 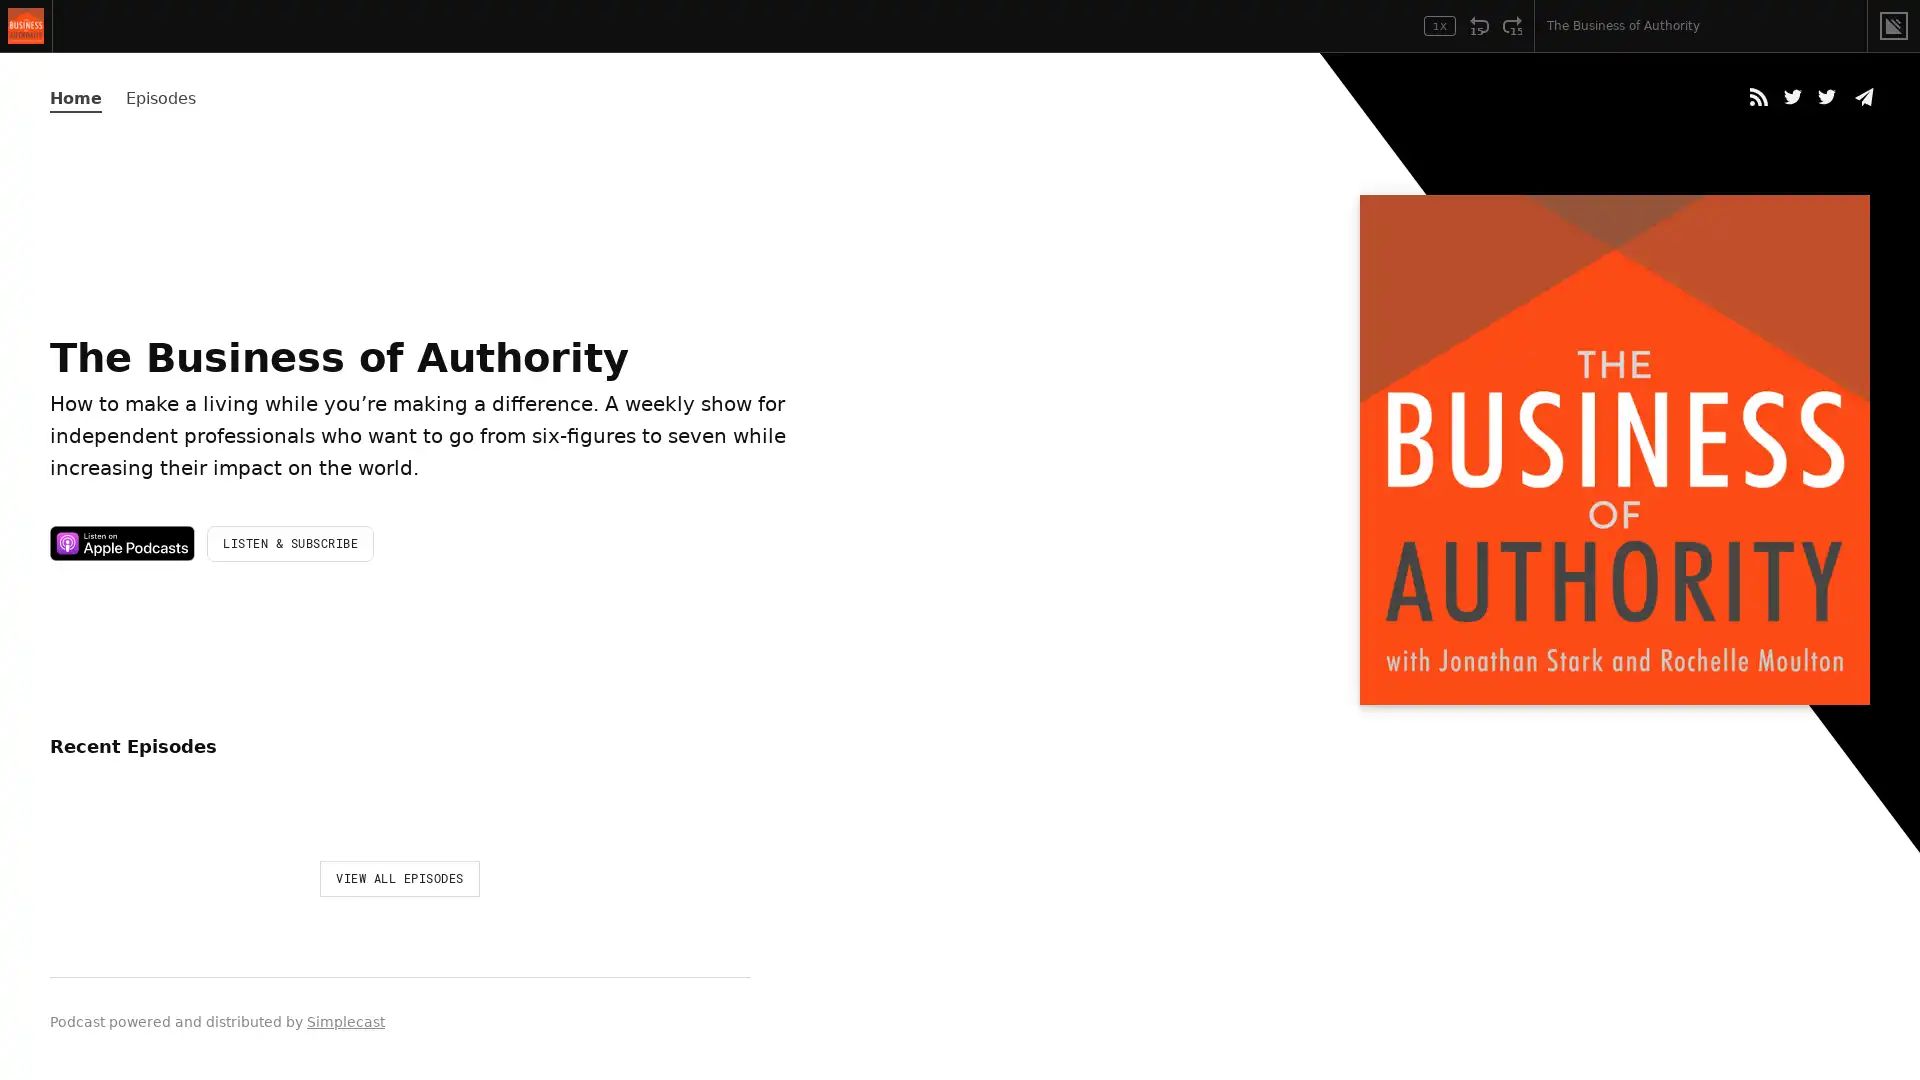 I want to click on Rewind 15 Seconds, so click(x=1479, y=26).